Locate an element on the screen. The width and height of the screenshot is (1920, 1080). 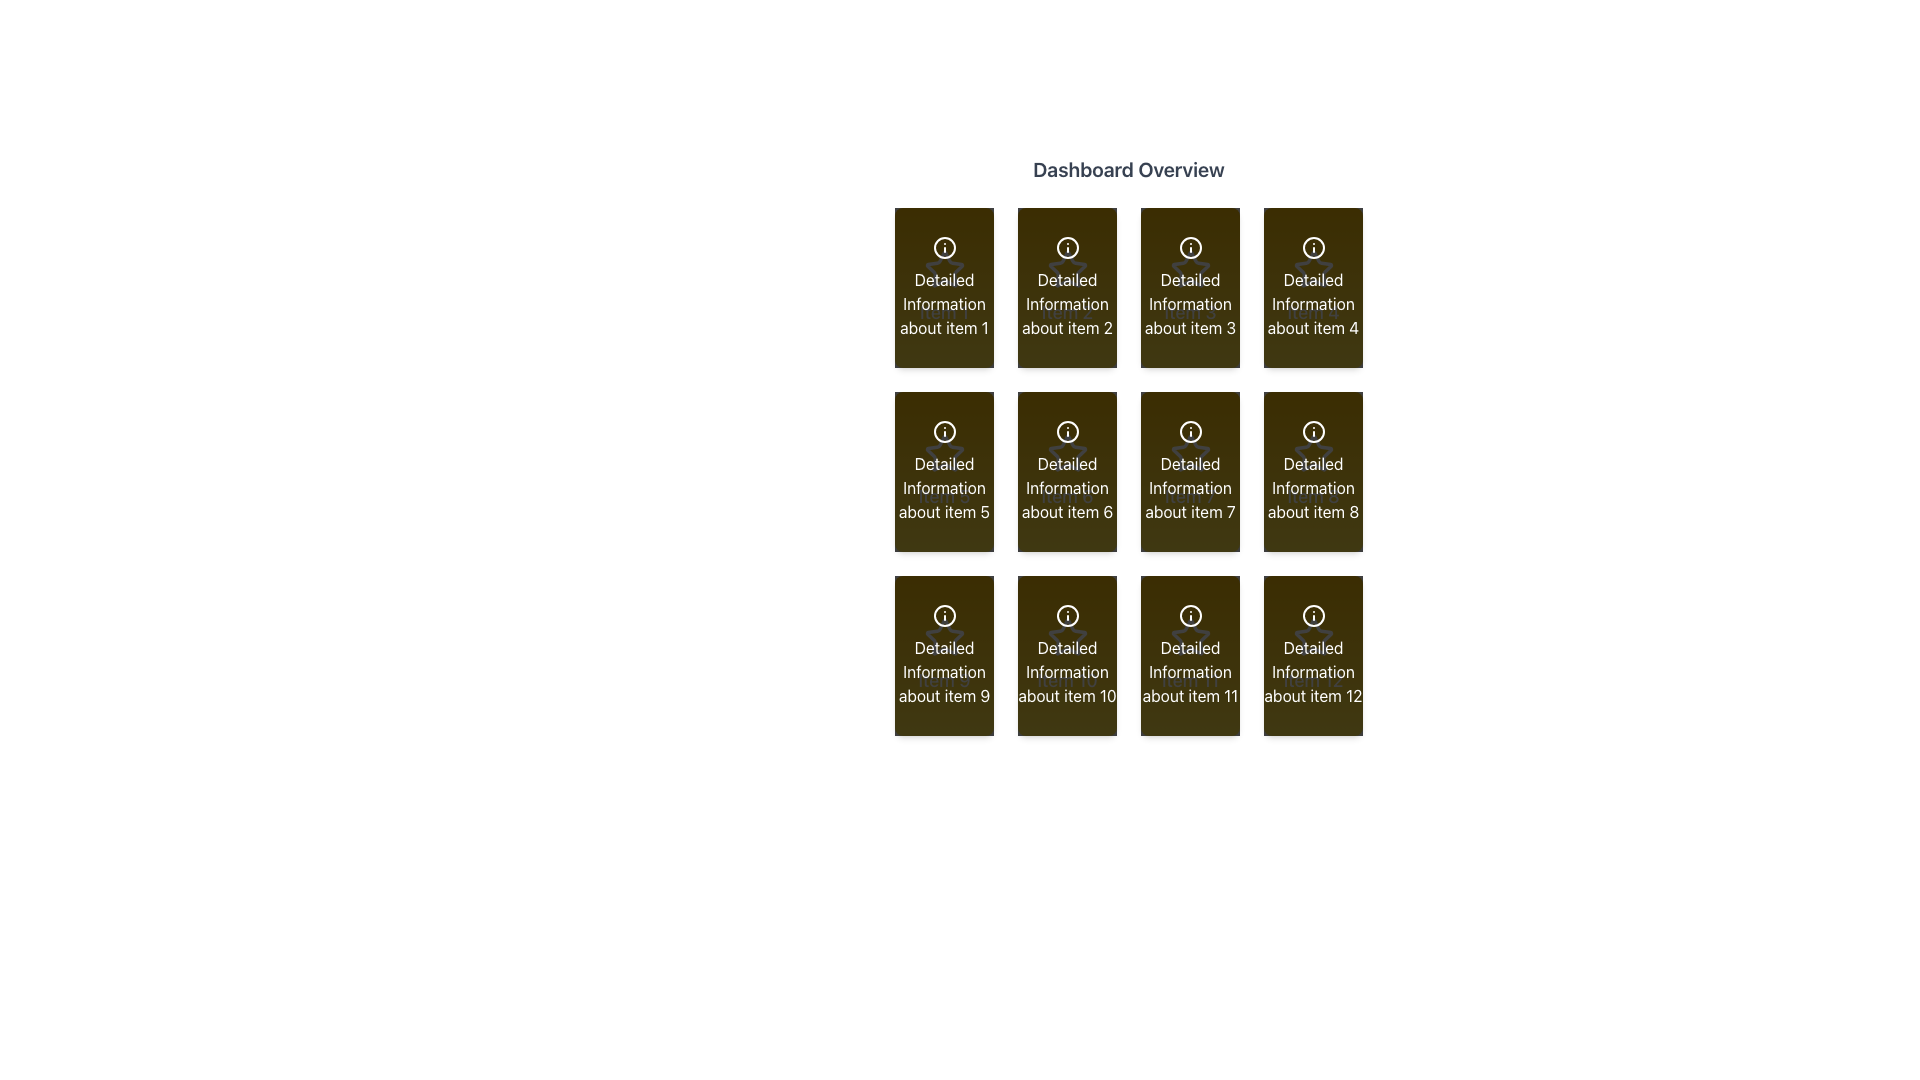
the icon for detailed information about item 3, which is positioned at the top center of the card in the first row of the grid layout is located at coordinates (1190, 246).